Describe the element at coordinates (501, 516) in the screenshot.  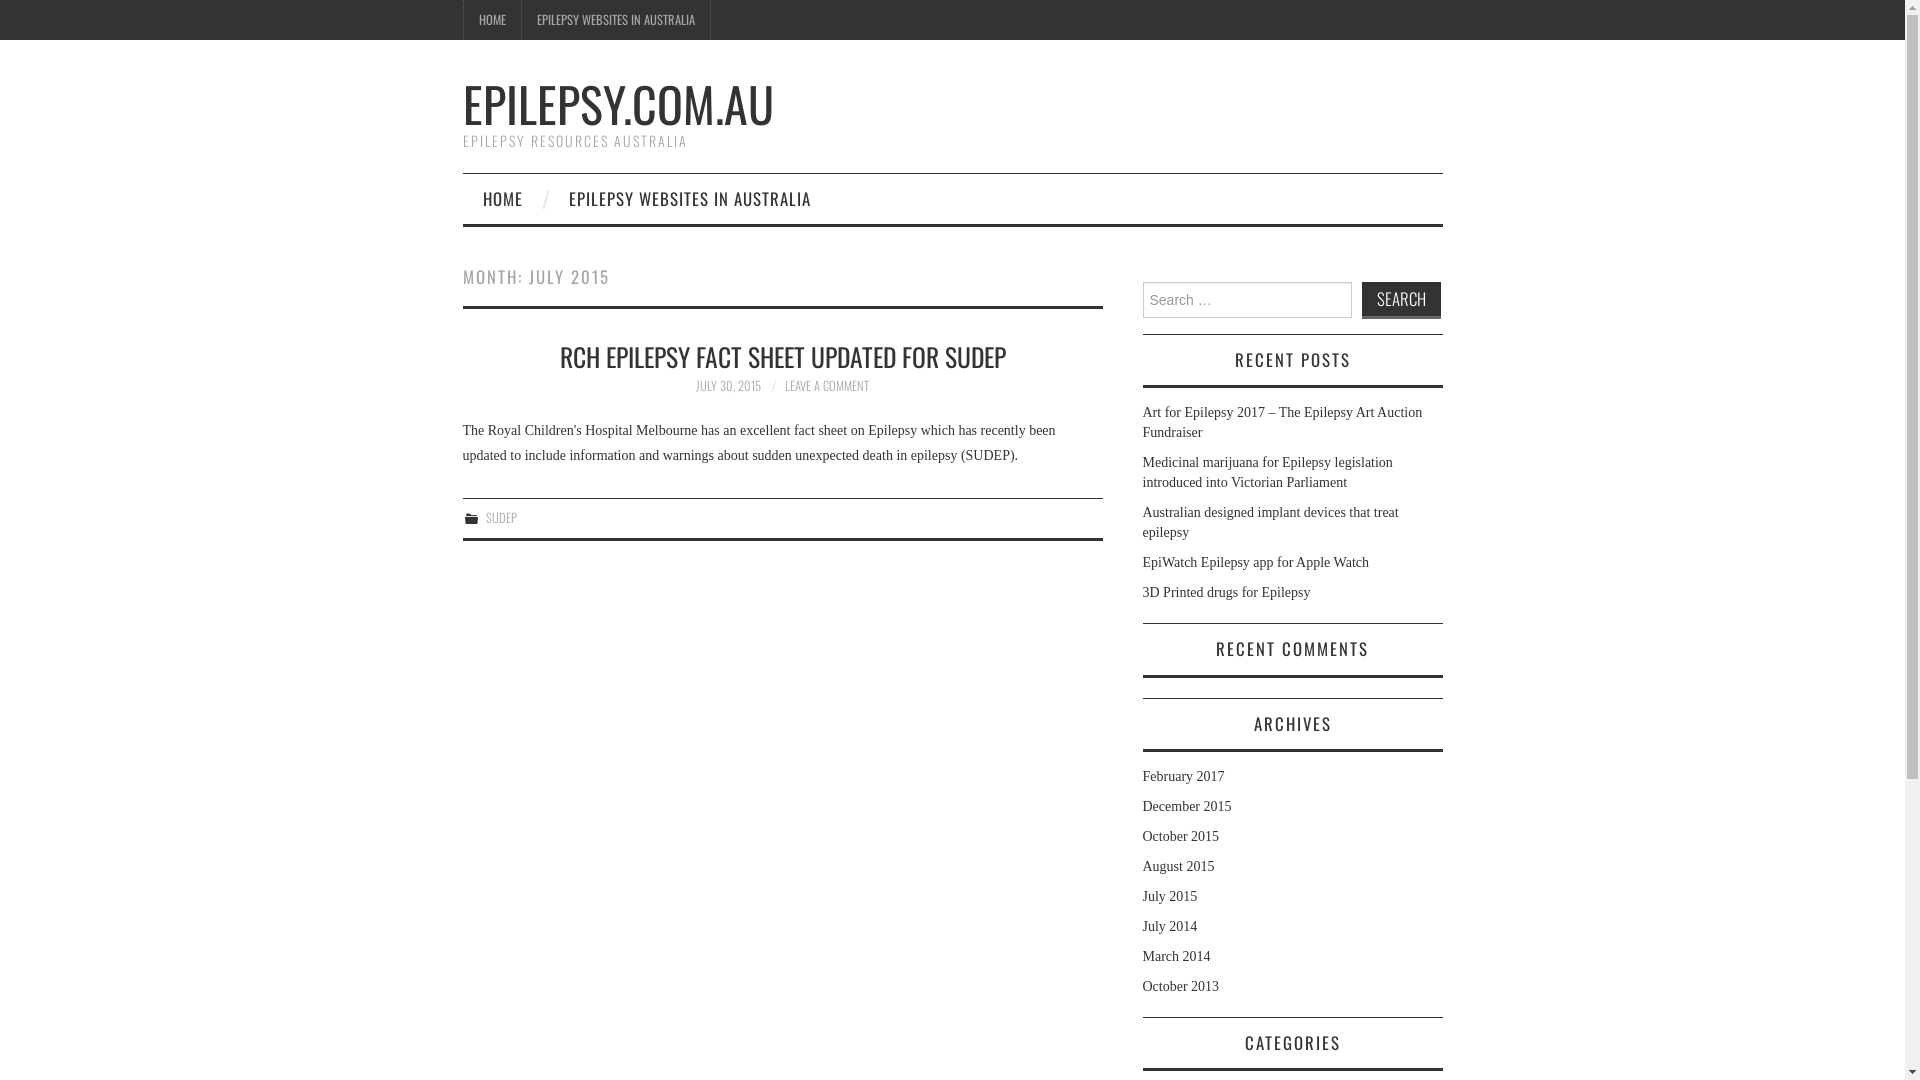
I see `'SUDEP'` at that location.